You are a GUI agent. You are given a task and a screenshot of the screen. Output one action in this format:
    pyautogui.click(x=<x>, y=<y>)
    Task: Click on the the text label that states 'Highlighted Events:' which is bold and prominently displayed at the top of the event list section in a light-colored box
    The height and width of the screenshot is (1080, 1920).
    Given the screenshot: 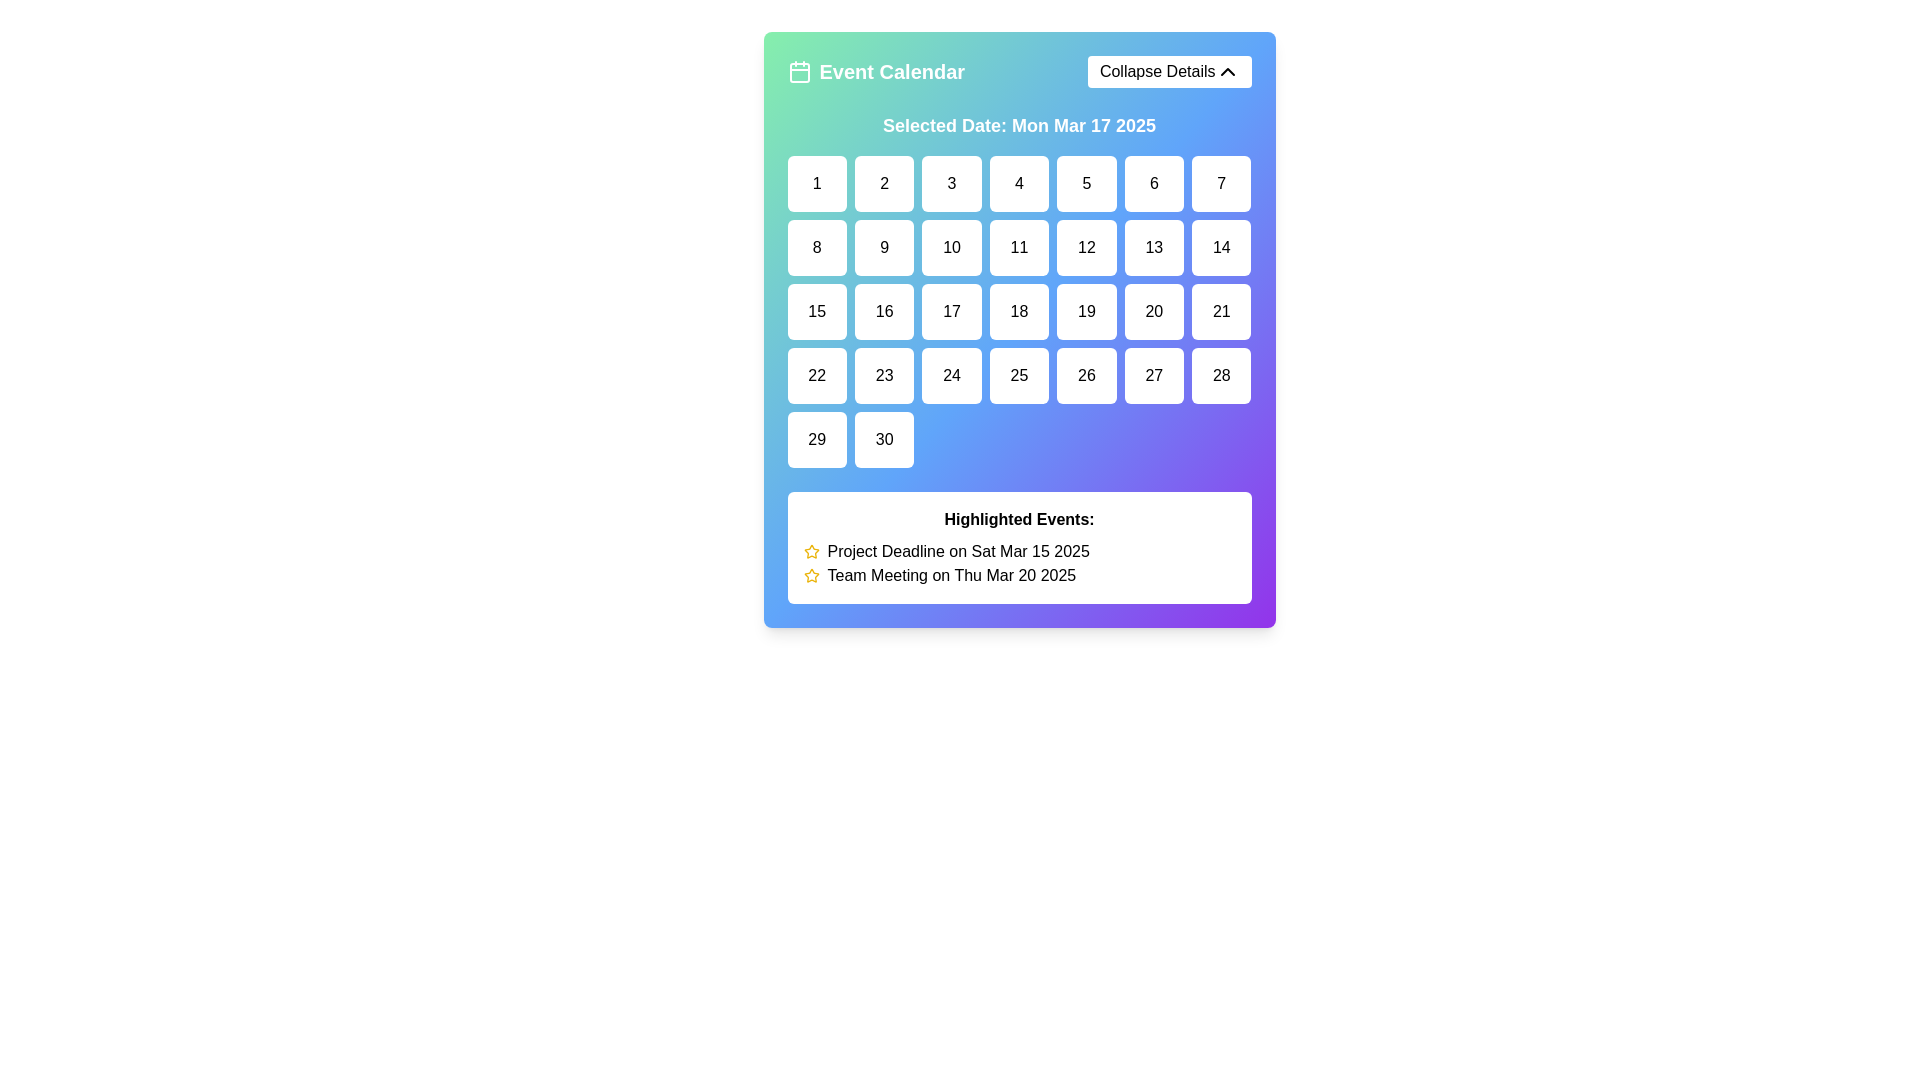 What is the action you would take?
    pyautogui.click(x=1019, y=519)
    